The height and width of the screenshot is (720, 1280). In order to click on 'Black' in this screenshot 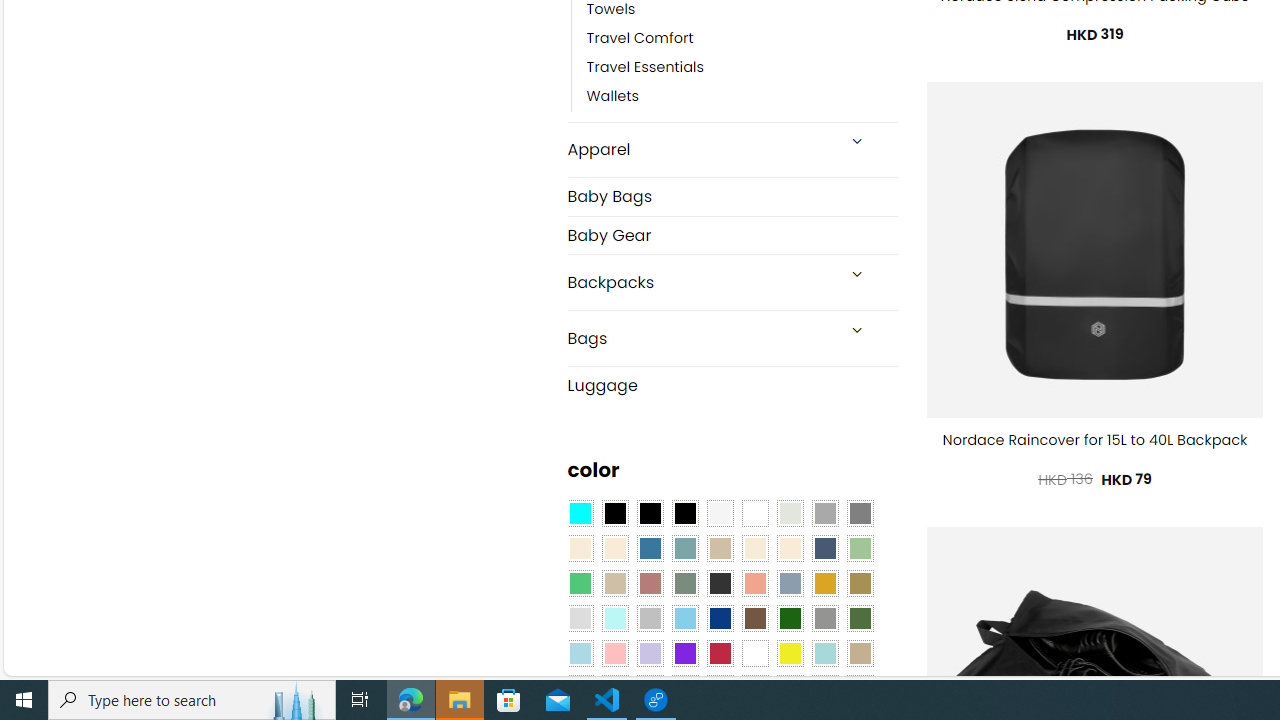, I will do `click(650, 513)`.